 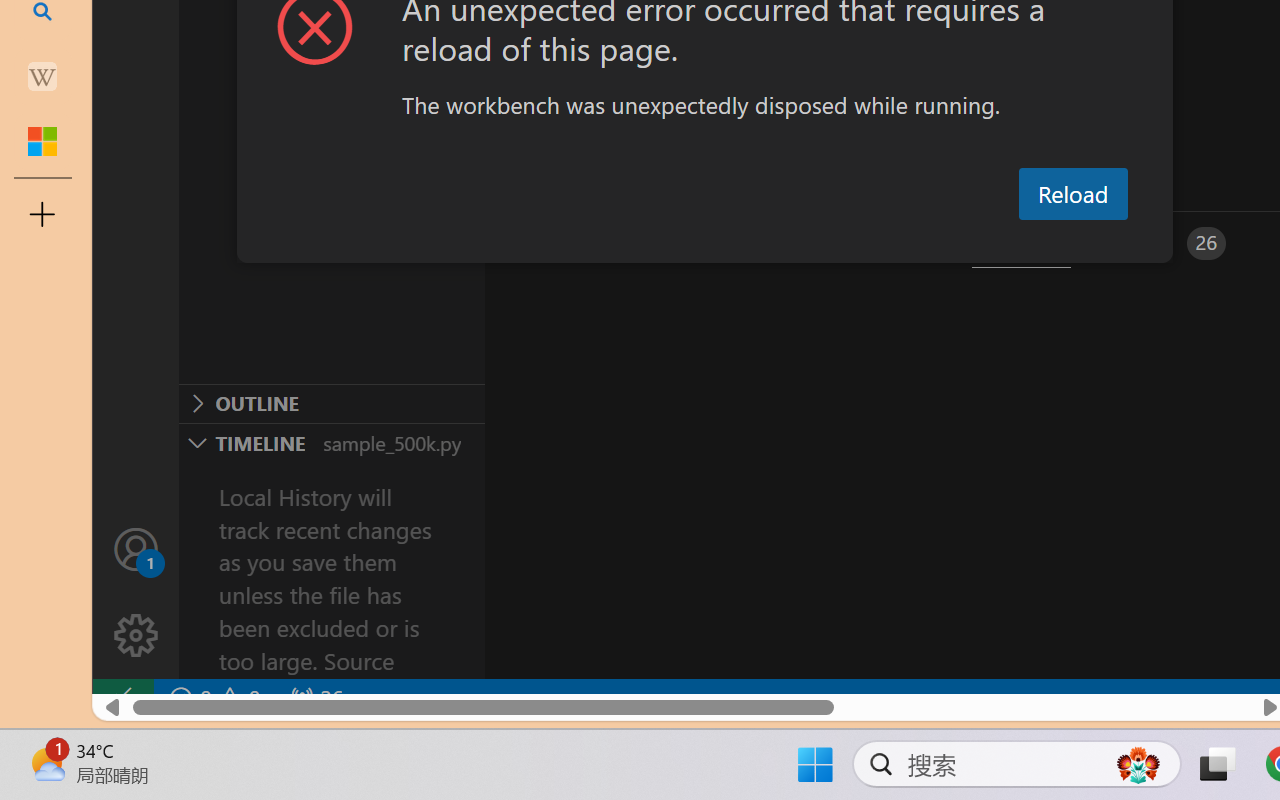 I want to click on 'Accounts - Sign in requested', so click(x=134, y=548).